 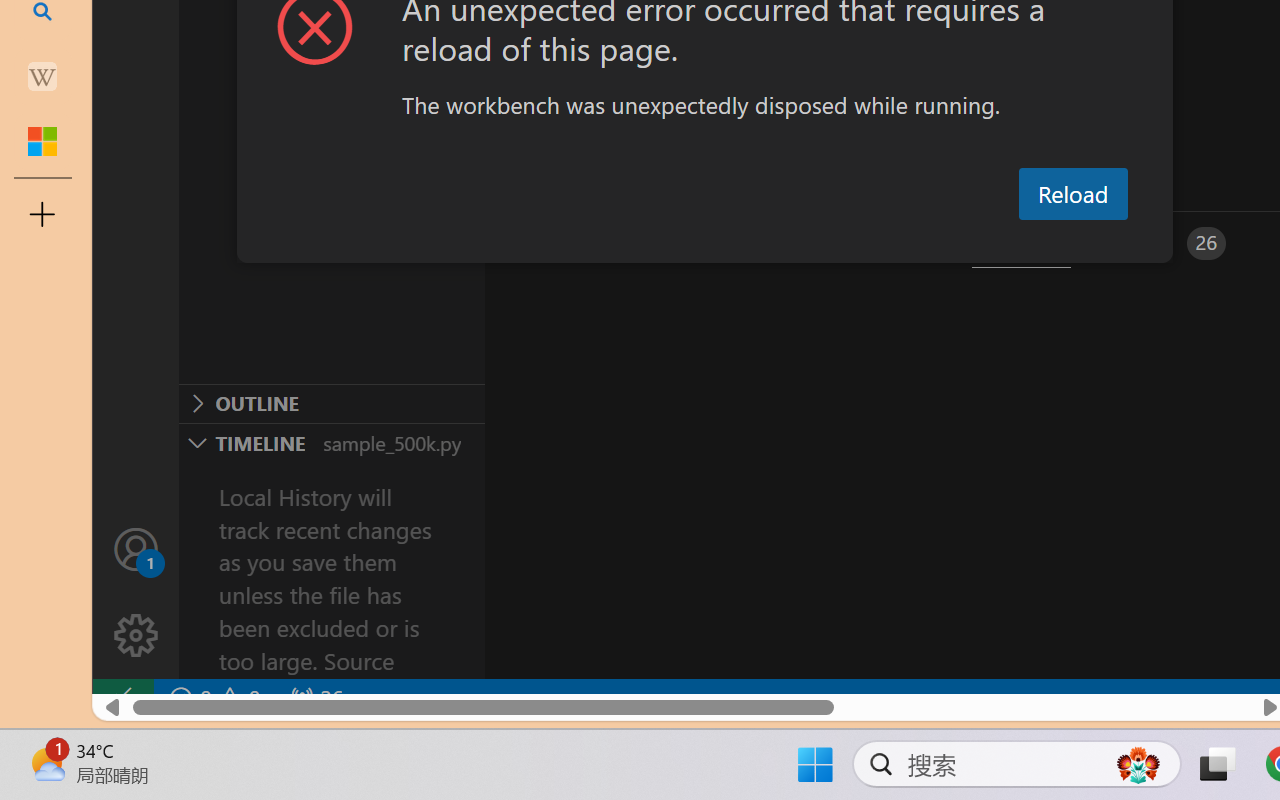 I want to click on 'Accounts - Sign in requested', so click(x=134, y=548).